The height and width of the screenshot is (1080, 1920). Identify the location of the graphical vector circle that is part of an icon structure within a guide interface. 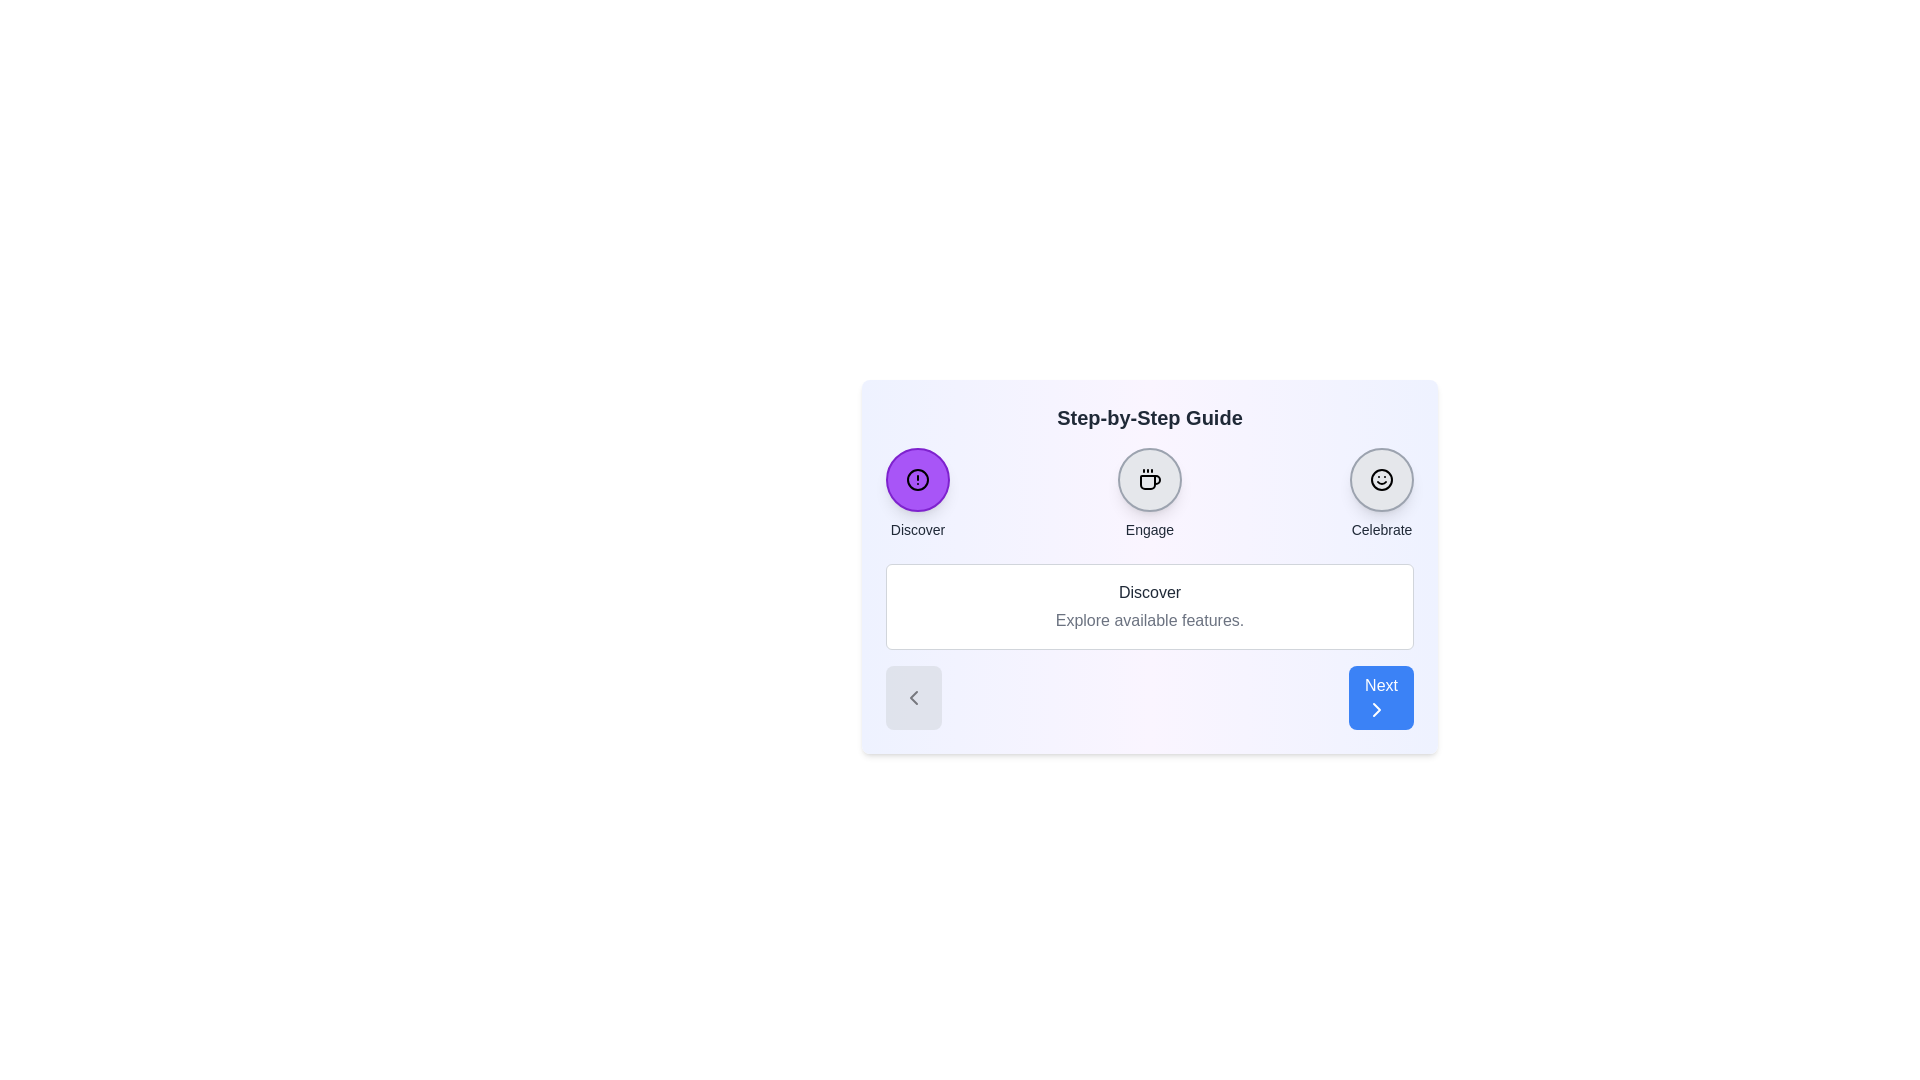
(916, 479).